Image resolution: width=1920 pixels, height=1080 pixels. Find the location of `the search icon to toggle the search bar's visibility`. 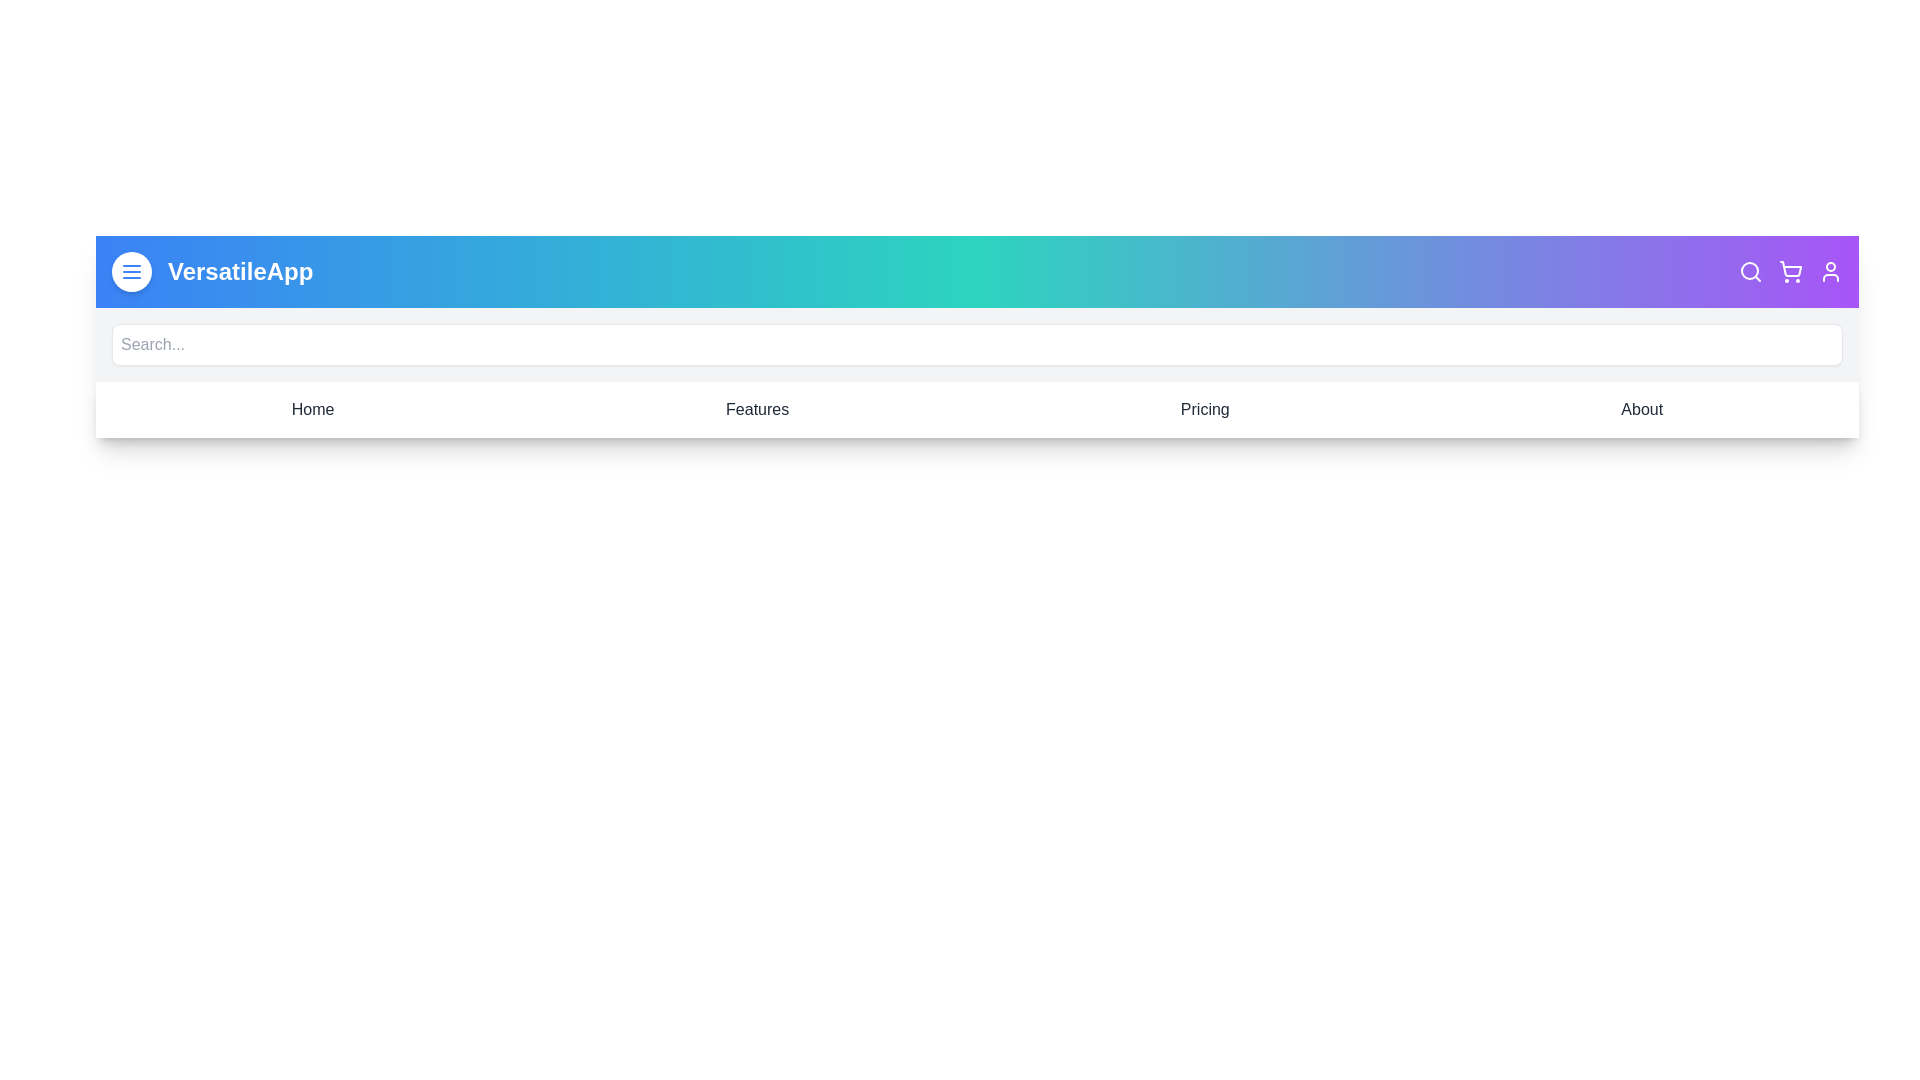

the search icon to toggle the search bar's visibility is located at coordinates (1750, 272).